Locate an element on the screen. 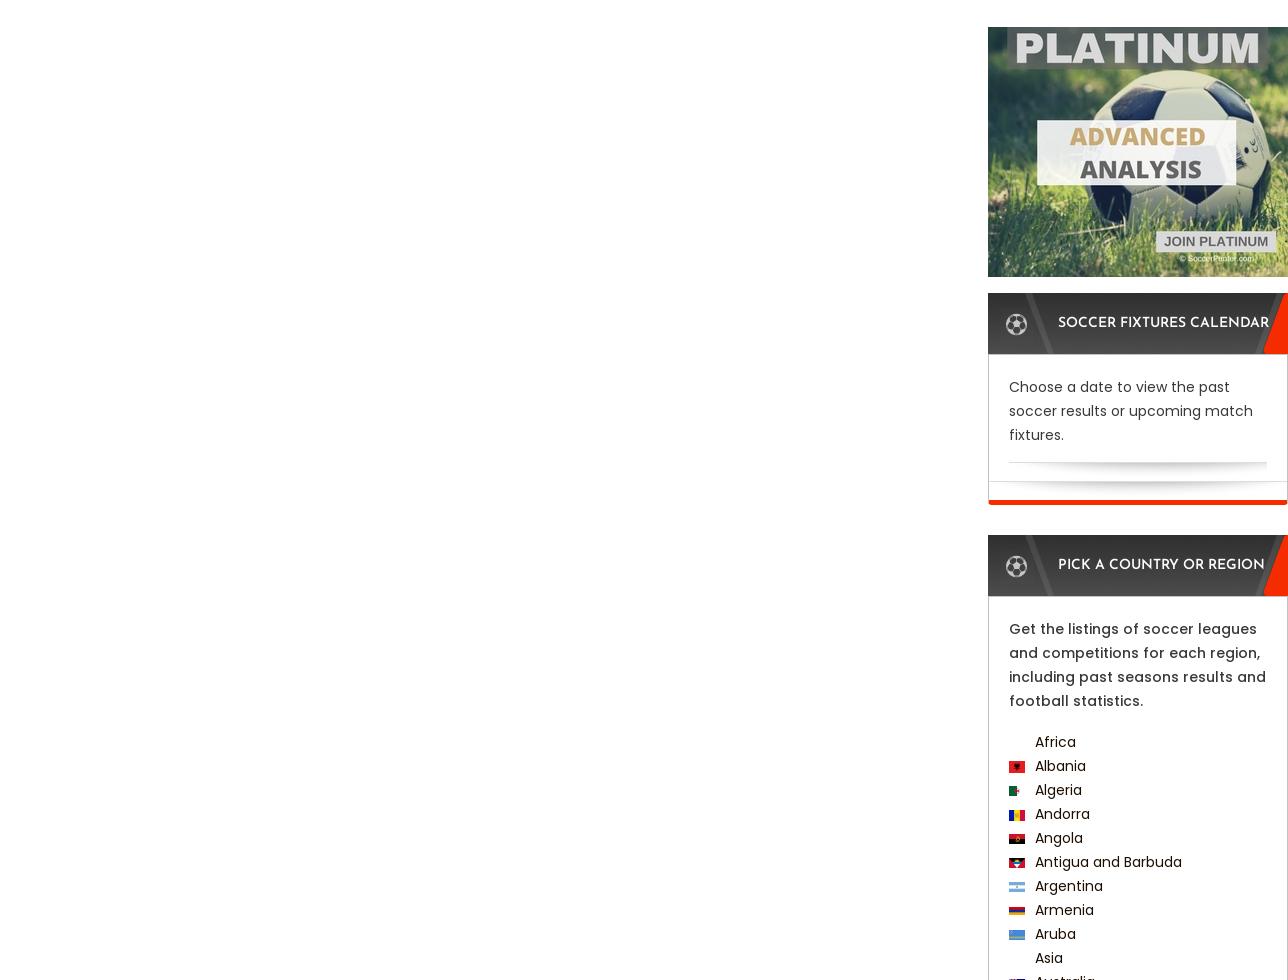 This screenshot has width=1288, height=980. 'Get the listings of soccer leagues and competitions for each region, including past                     seasons results and football statistics.' is located at coordinates (1137, 665).